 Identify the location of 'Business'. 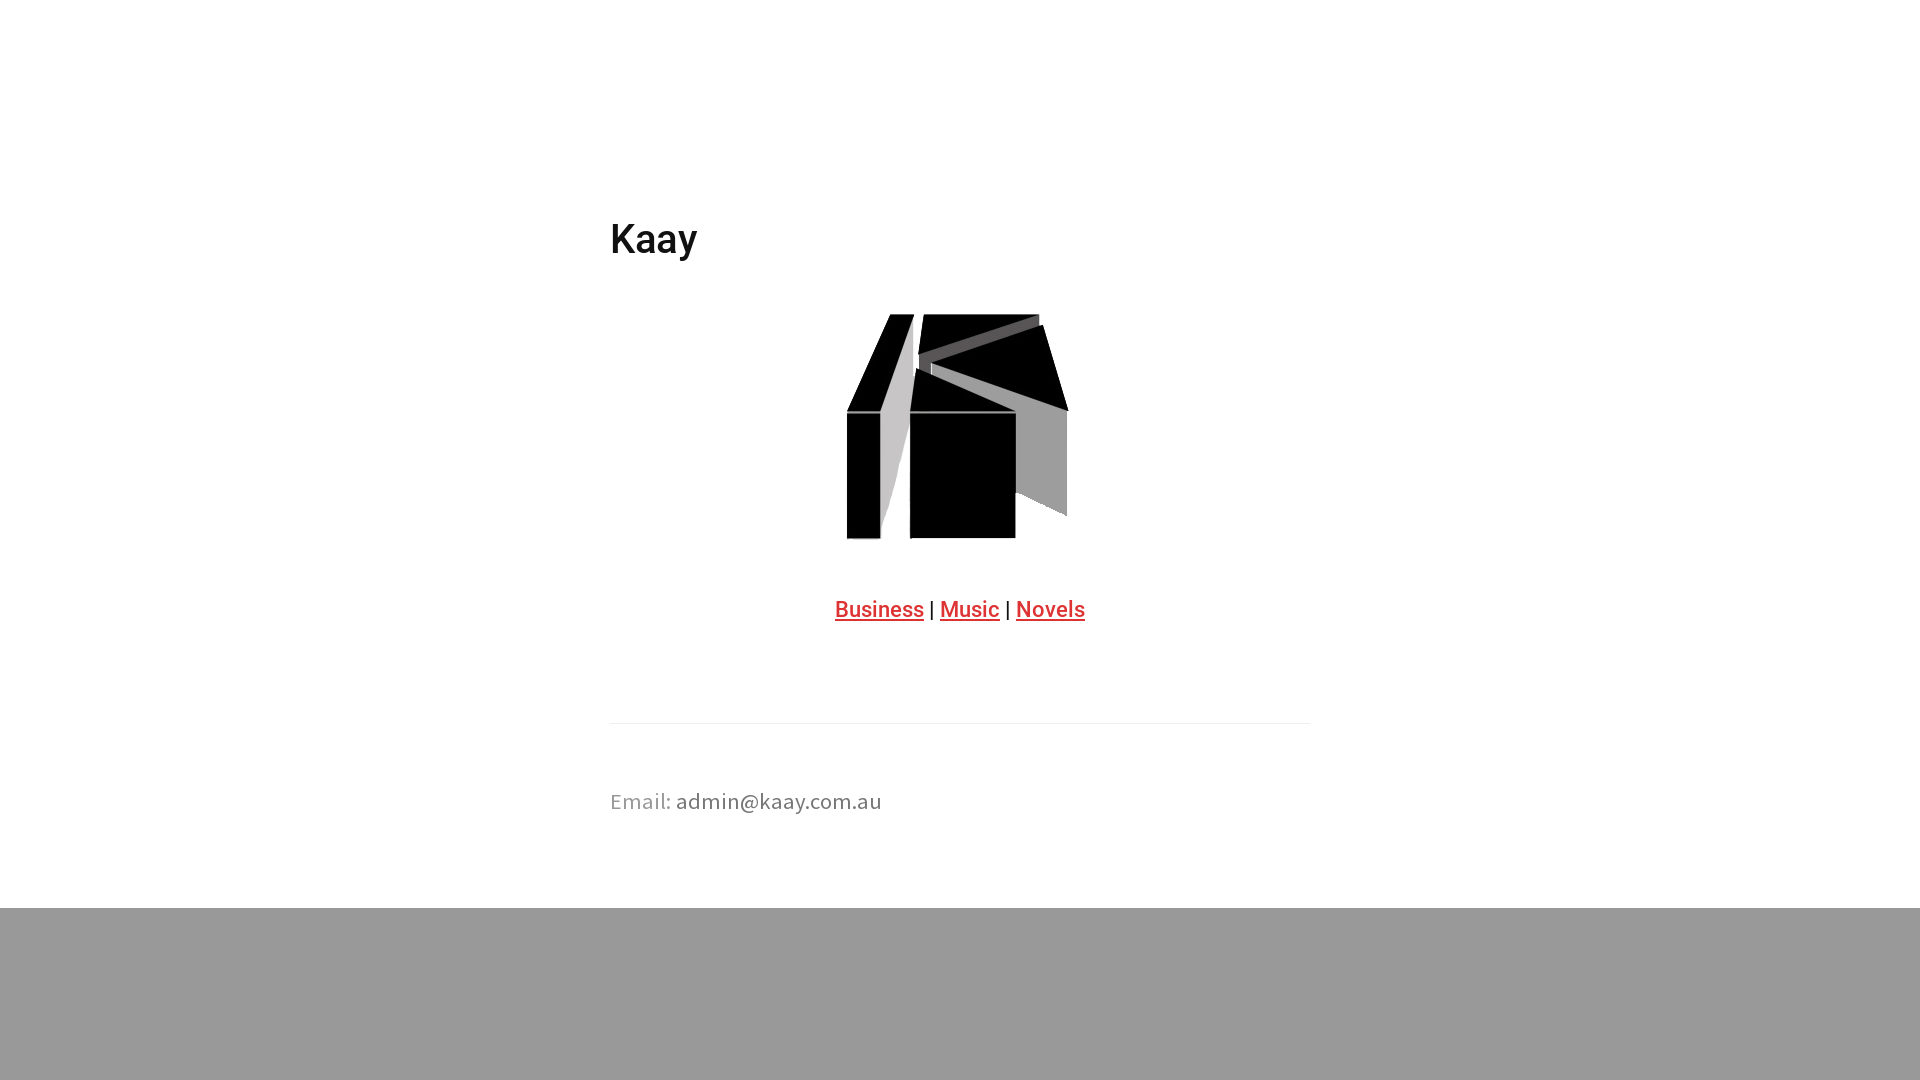
(879, 608).